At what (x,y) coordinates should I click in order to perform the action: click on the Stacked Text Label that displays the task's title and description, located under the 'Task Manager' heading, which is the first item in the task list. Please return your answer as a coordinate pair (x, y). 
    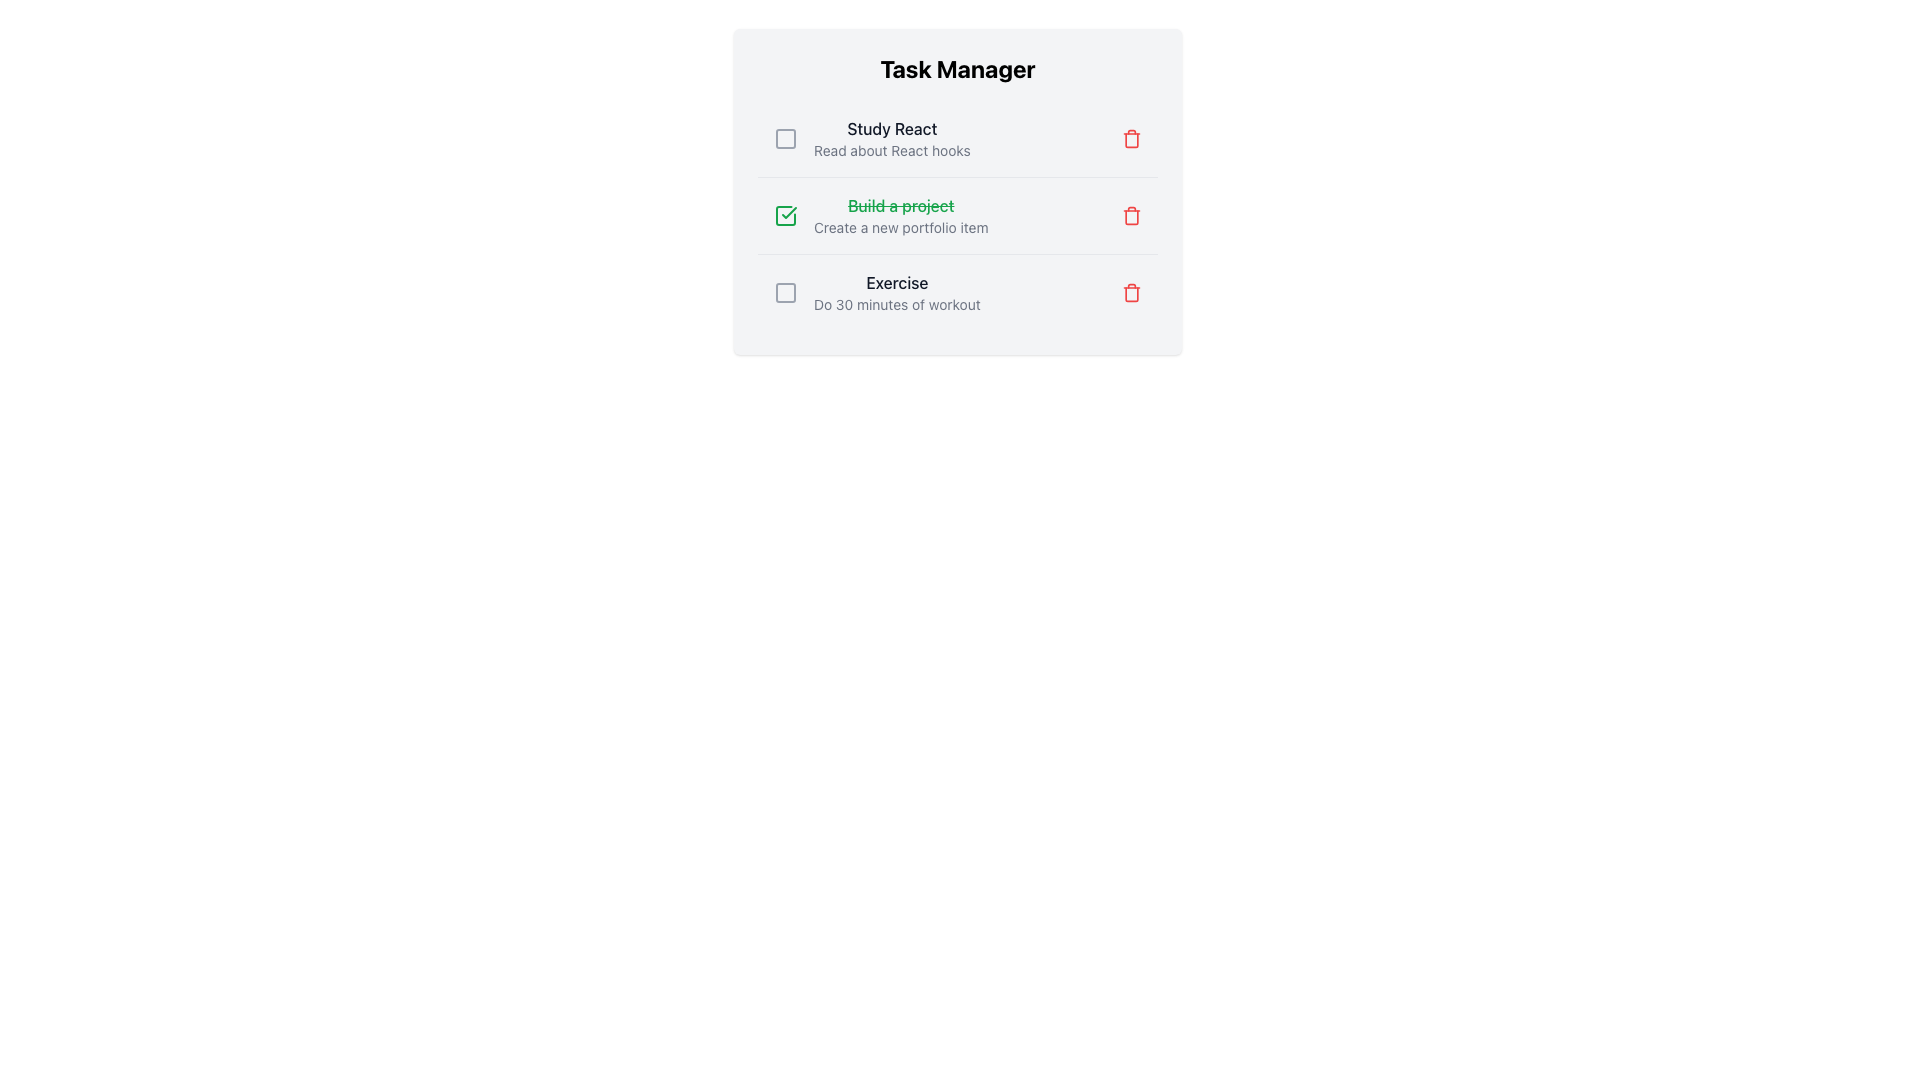
    Looking at the image, I should click on (891, 137).